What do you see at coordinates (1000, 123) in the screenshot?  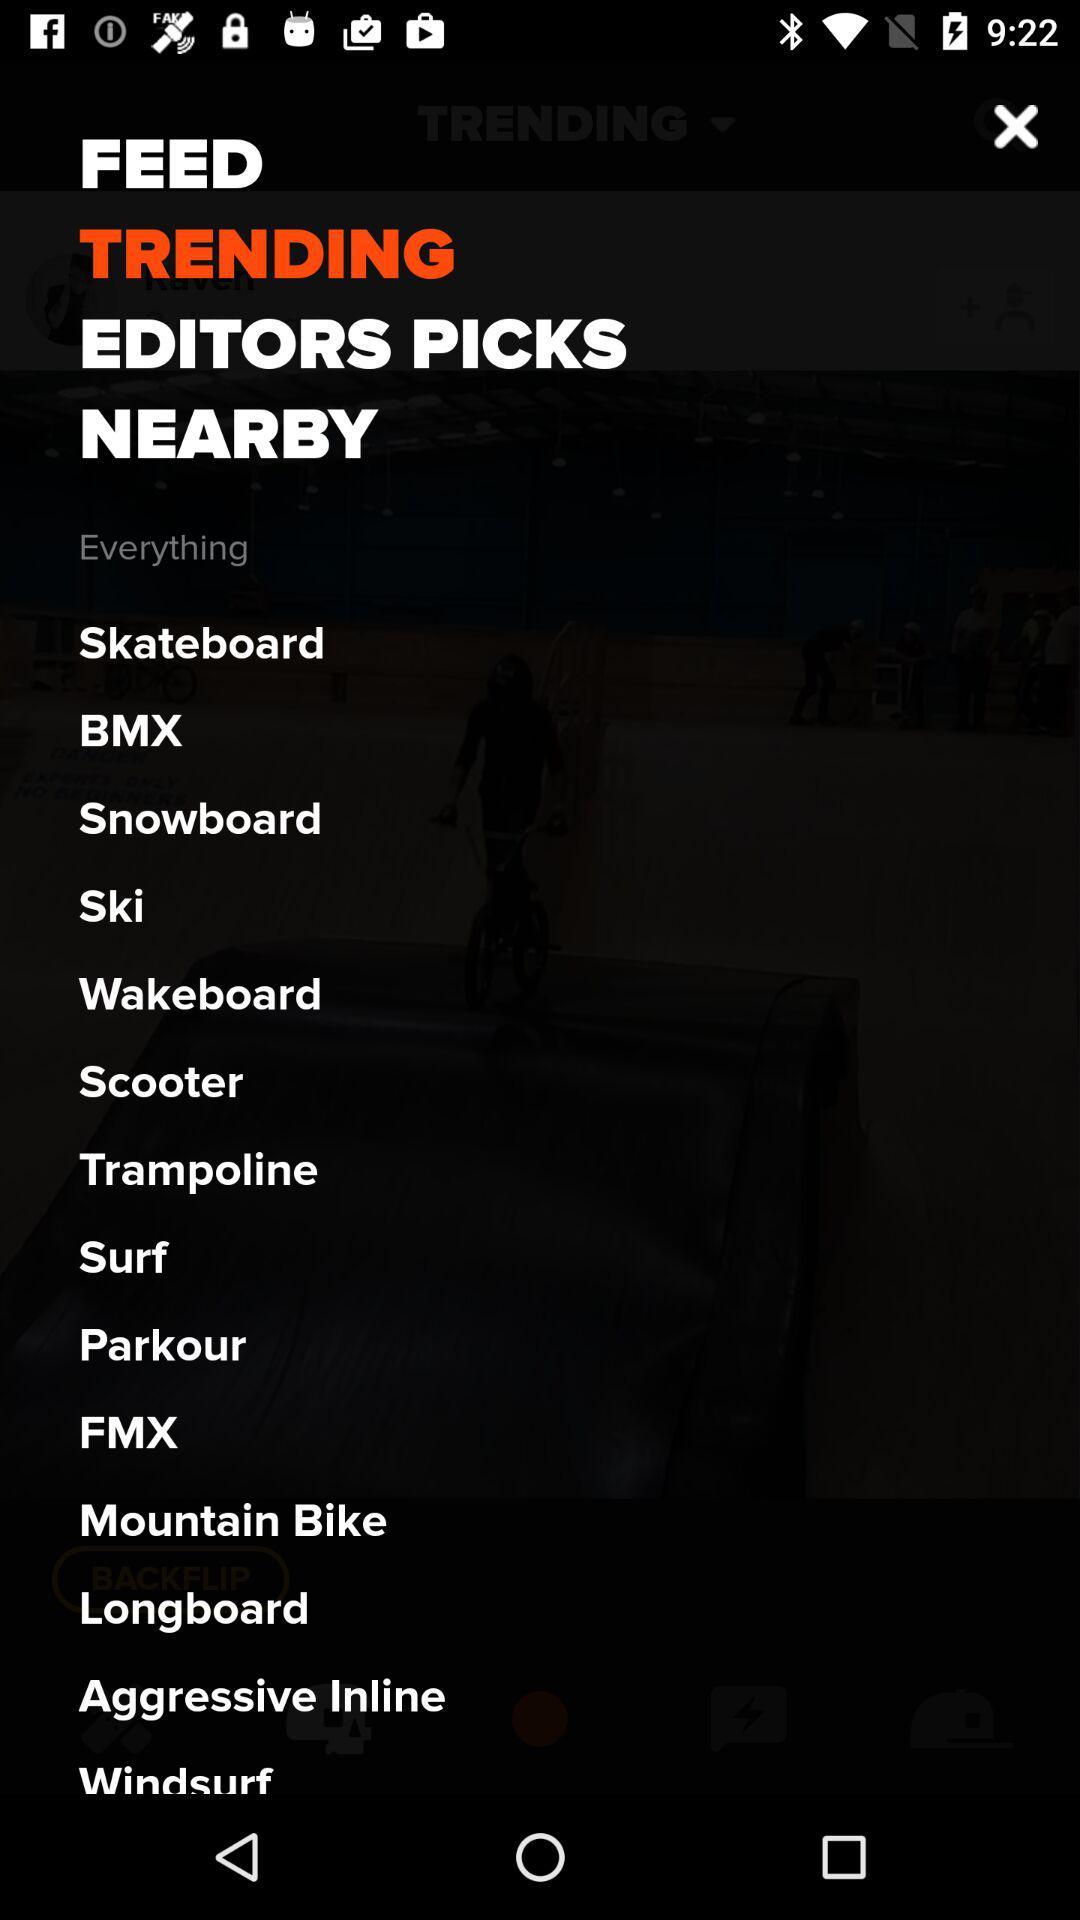 I see `the close icon` at bounding box center [1000, 123].